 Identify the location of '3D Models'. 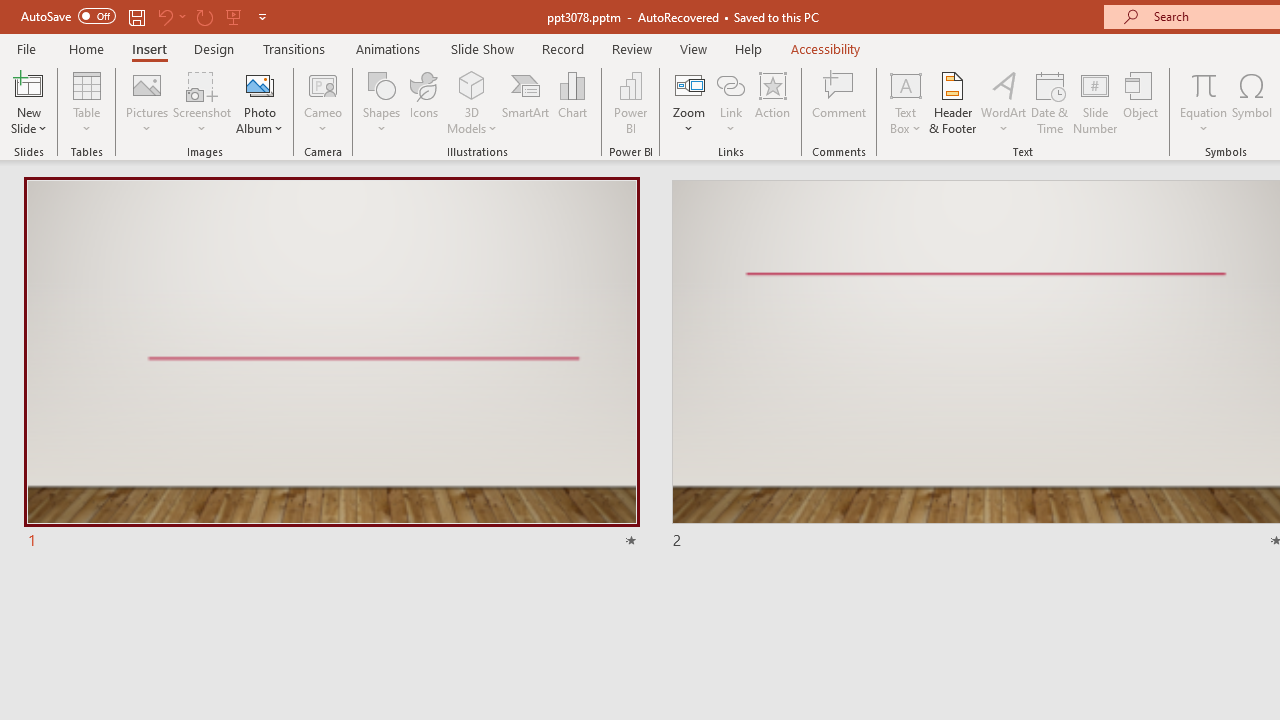
(471, 84).